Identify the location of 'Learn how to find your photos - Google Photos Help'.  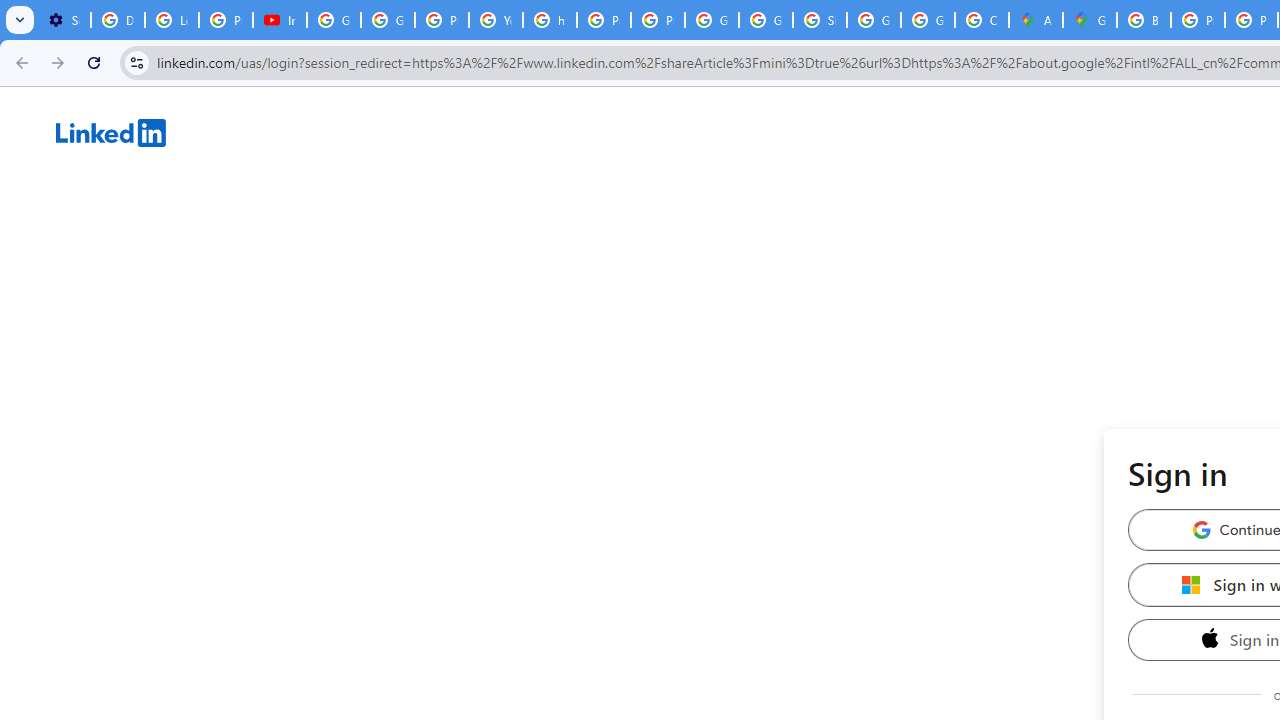
(171, 20).